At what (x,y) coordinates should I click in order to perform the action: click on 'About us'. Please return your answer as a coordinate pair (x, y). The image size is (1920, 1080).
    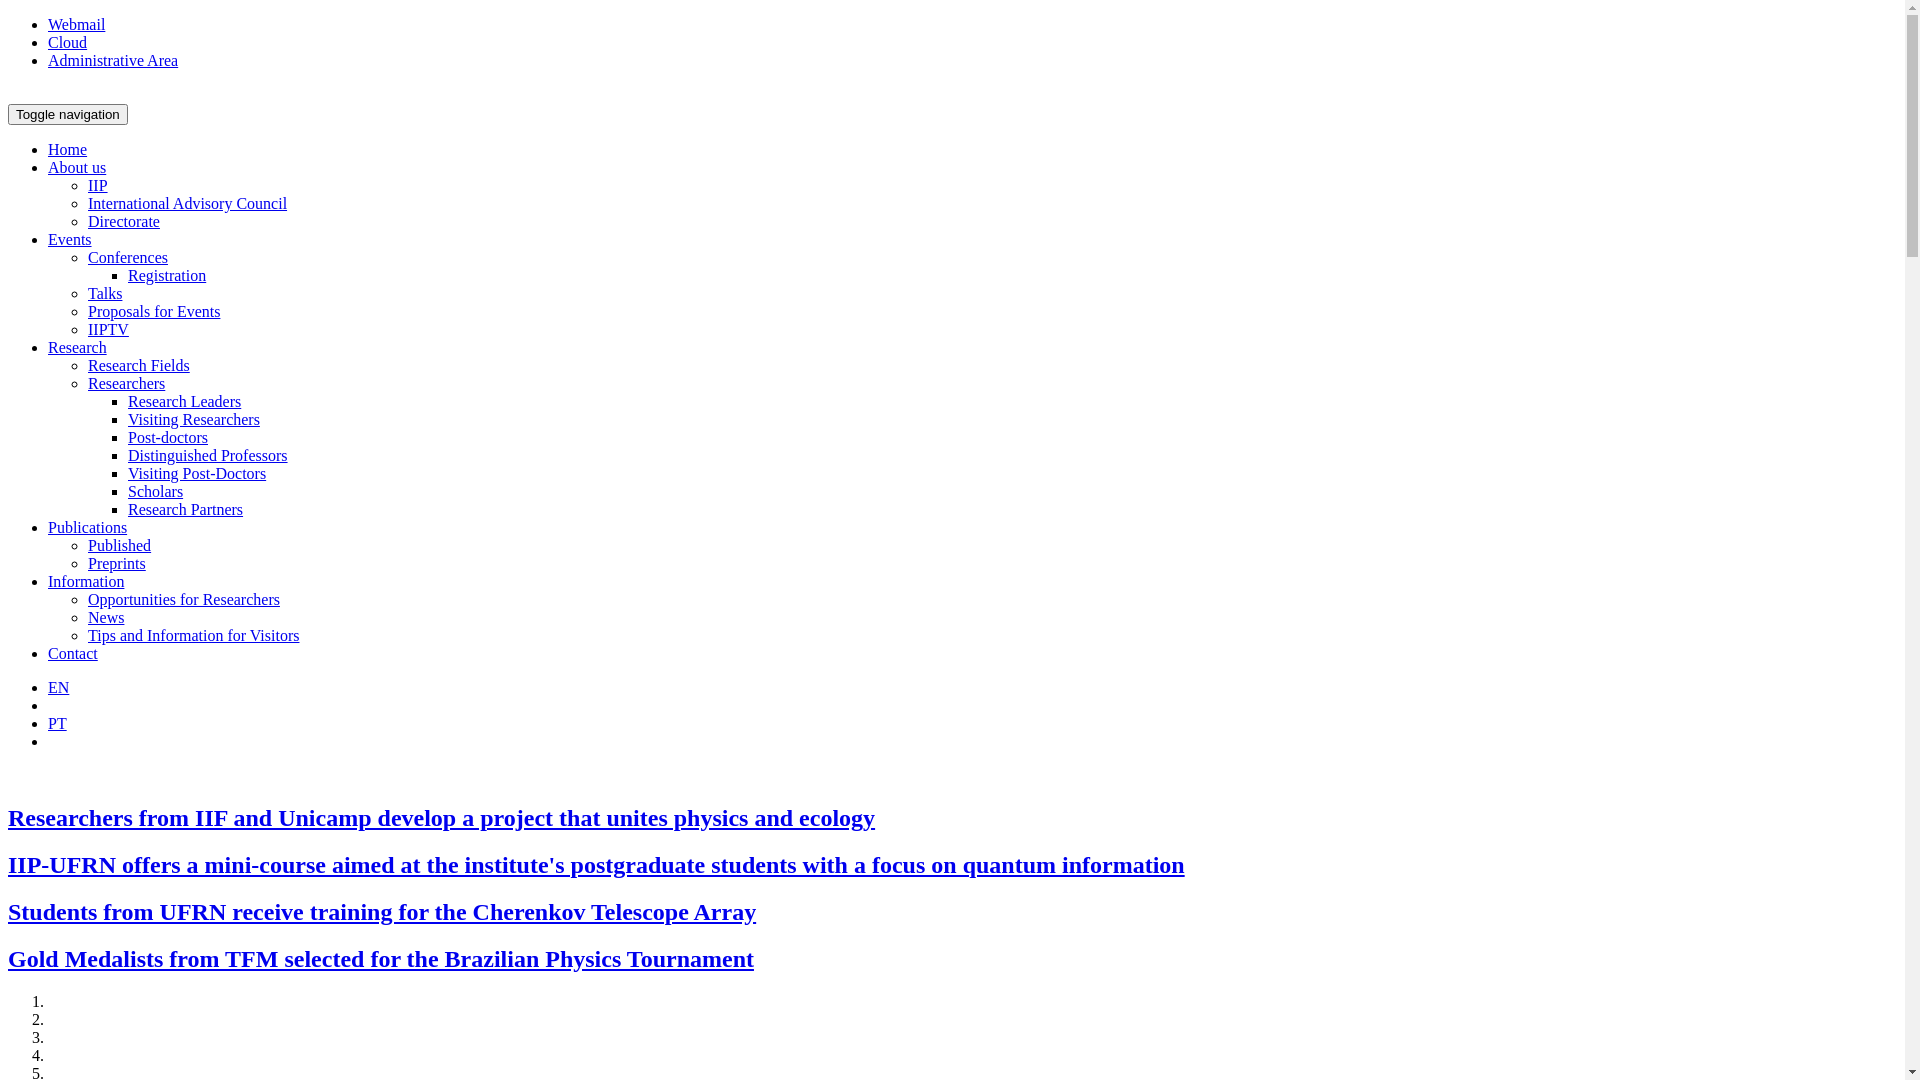
    Looking at the image, I should click on (76, 166).